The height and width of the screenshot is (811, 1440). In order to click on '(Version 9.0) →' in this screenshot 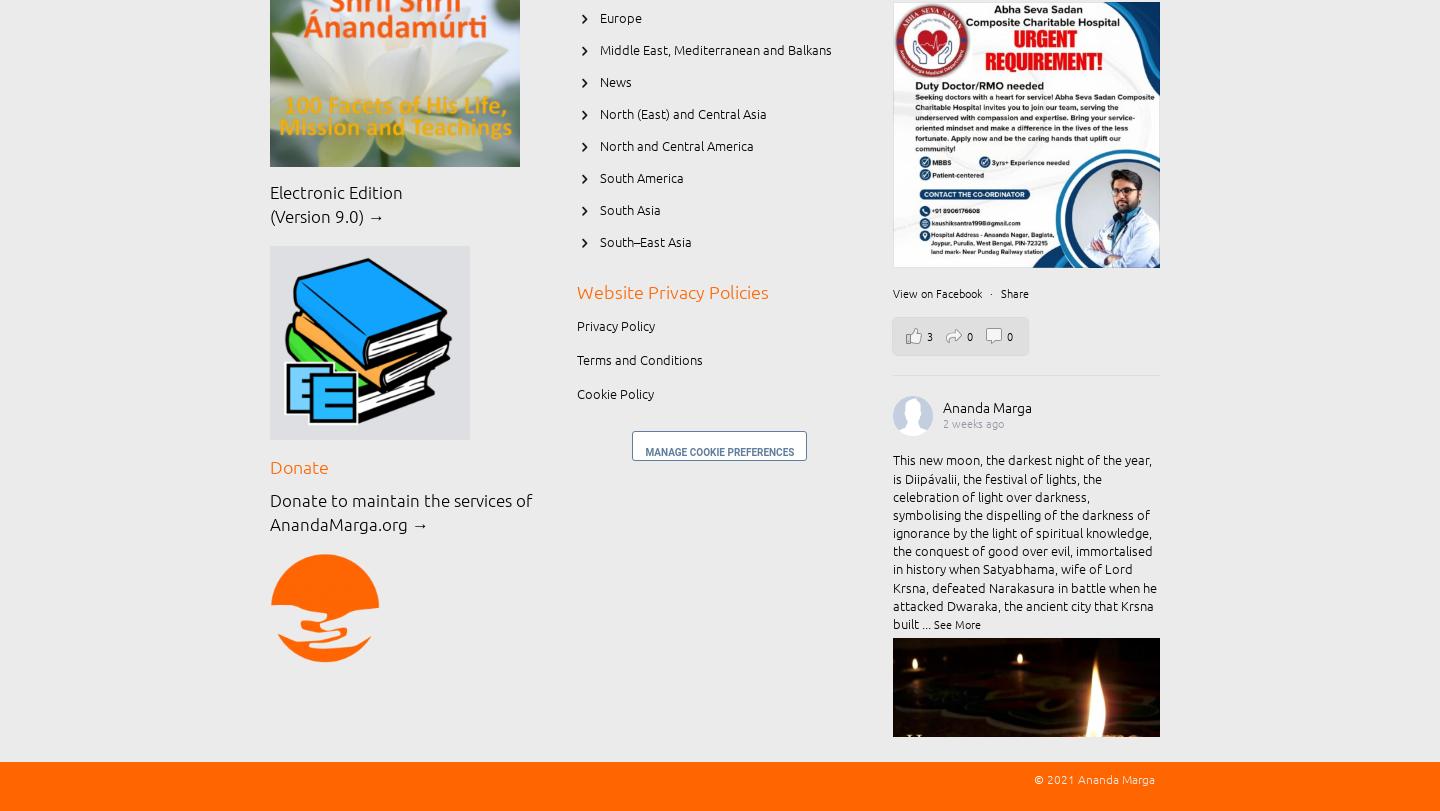, I will do `click(327, 217)`.